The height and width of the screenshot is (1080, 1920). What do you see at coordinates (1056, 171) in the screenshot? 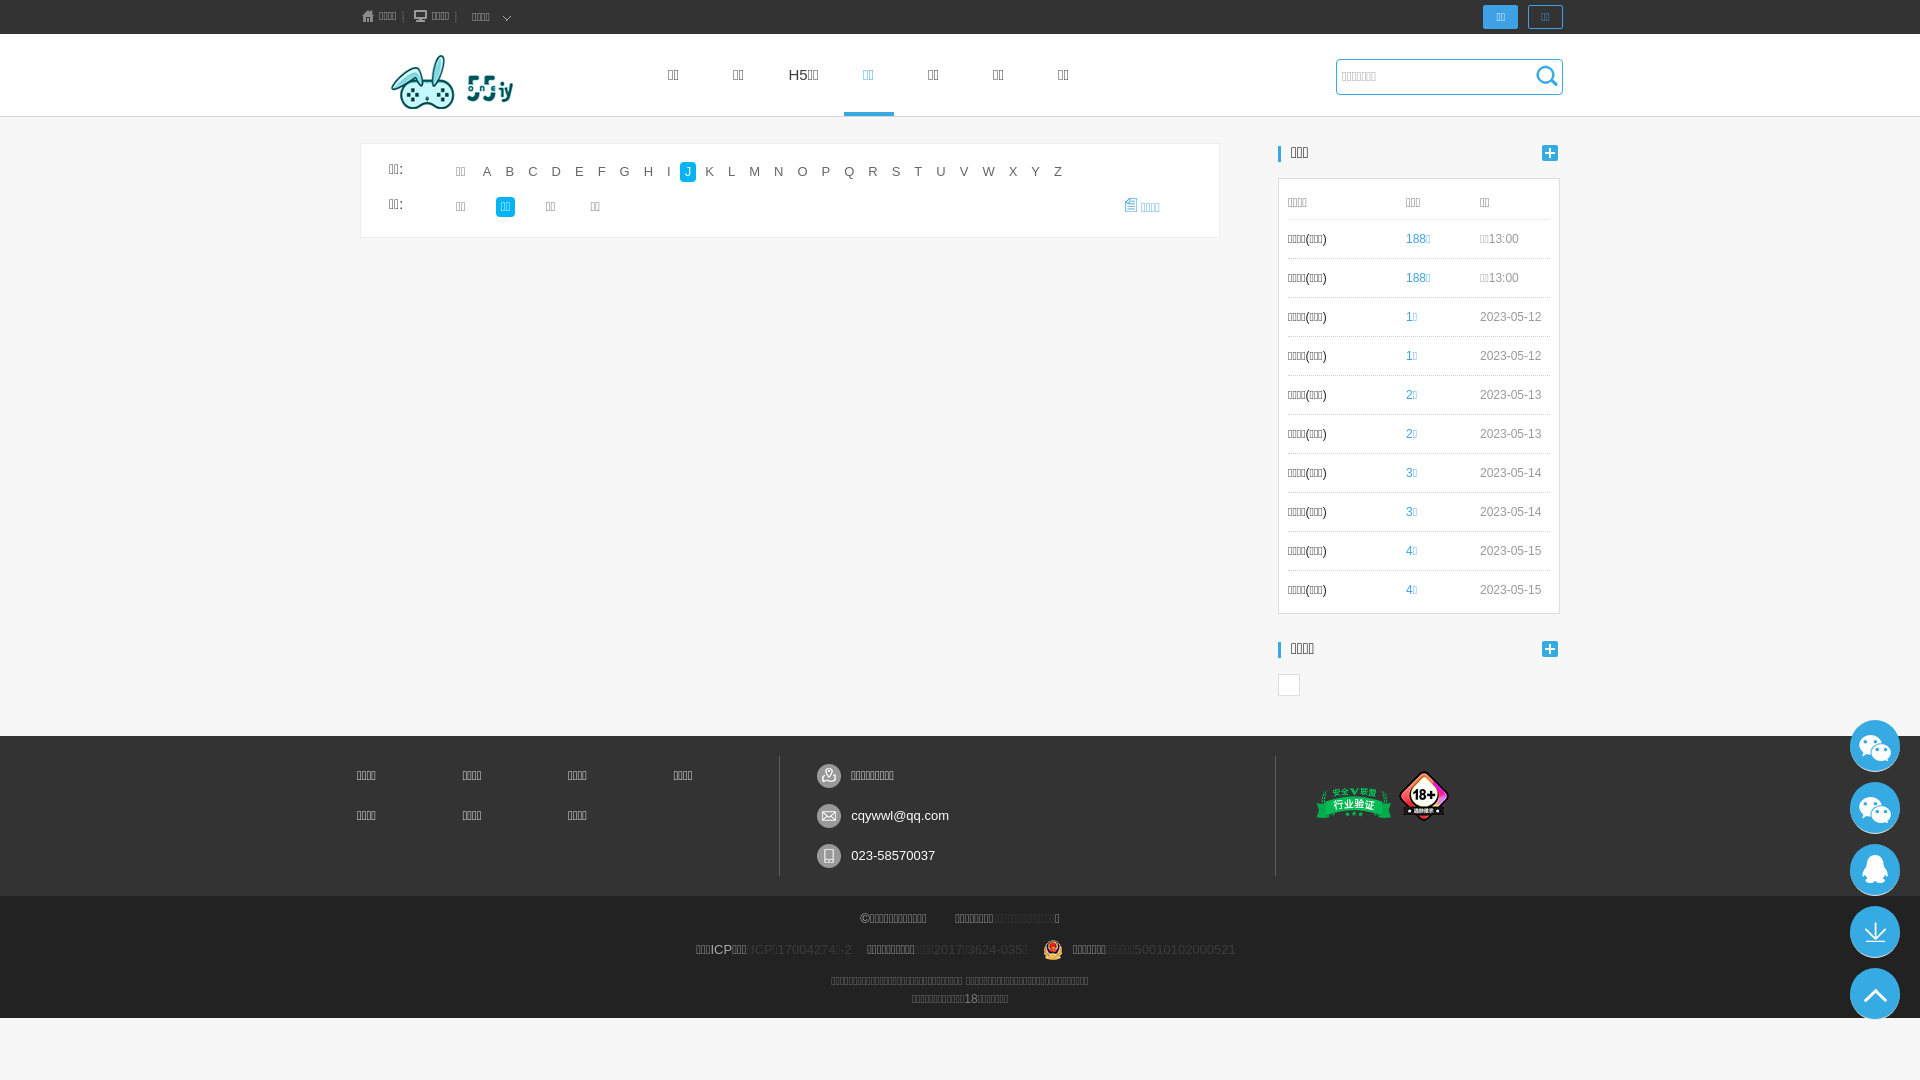
I see `'Z'` at bounding box center [1056, 171].